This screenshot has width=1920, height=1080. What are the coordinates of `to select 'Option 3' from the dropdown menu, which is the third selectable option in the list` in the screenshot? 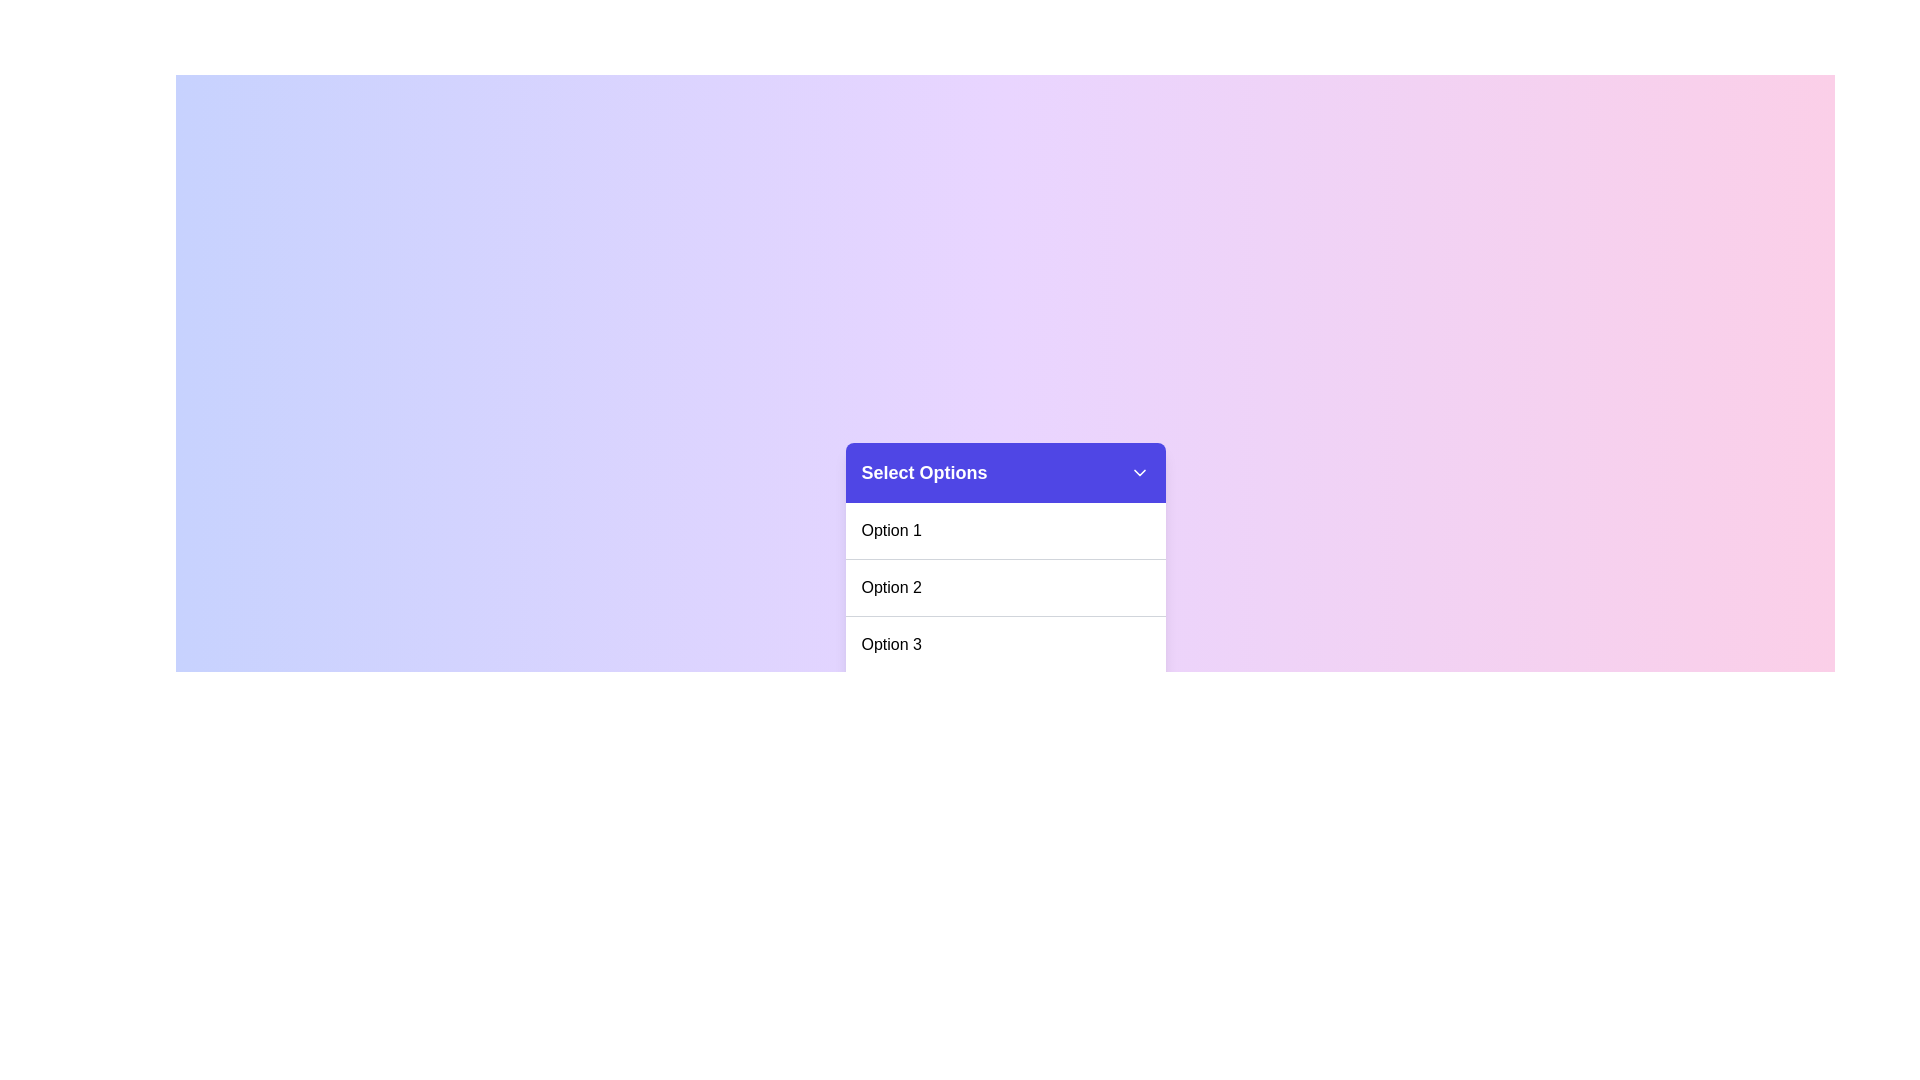 It's located at (890, 644).